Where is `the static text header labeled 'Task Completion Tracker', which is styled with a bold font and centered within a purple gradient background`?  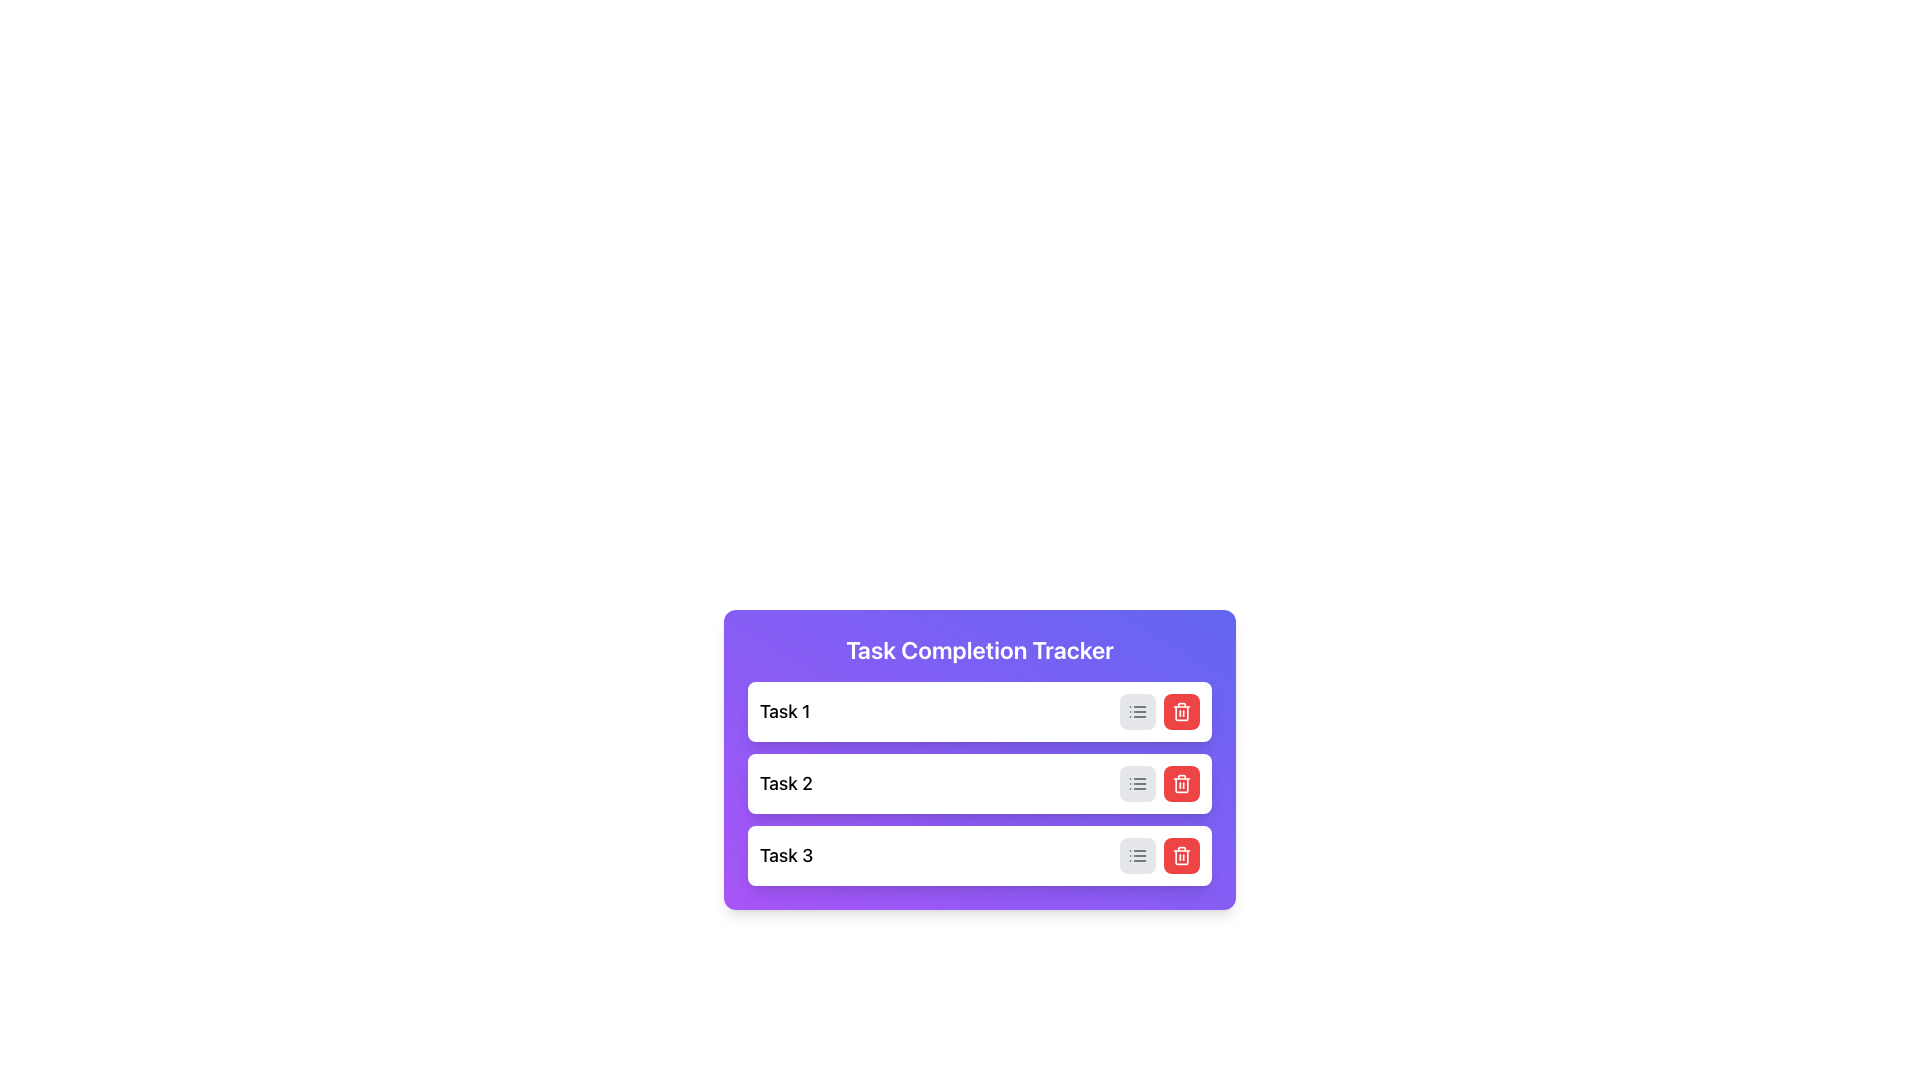 the static text header labeled 'Task Completion Tracker', which is styled with a bold font and centered within a purple gradient background is located at coordinates (979, 650).